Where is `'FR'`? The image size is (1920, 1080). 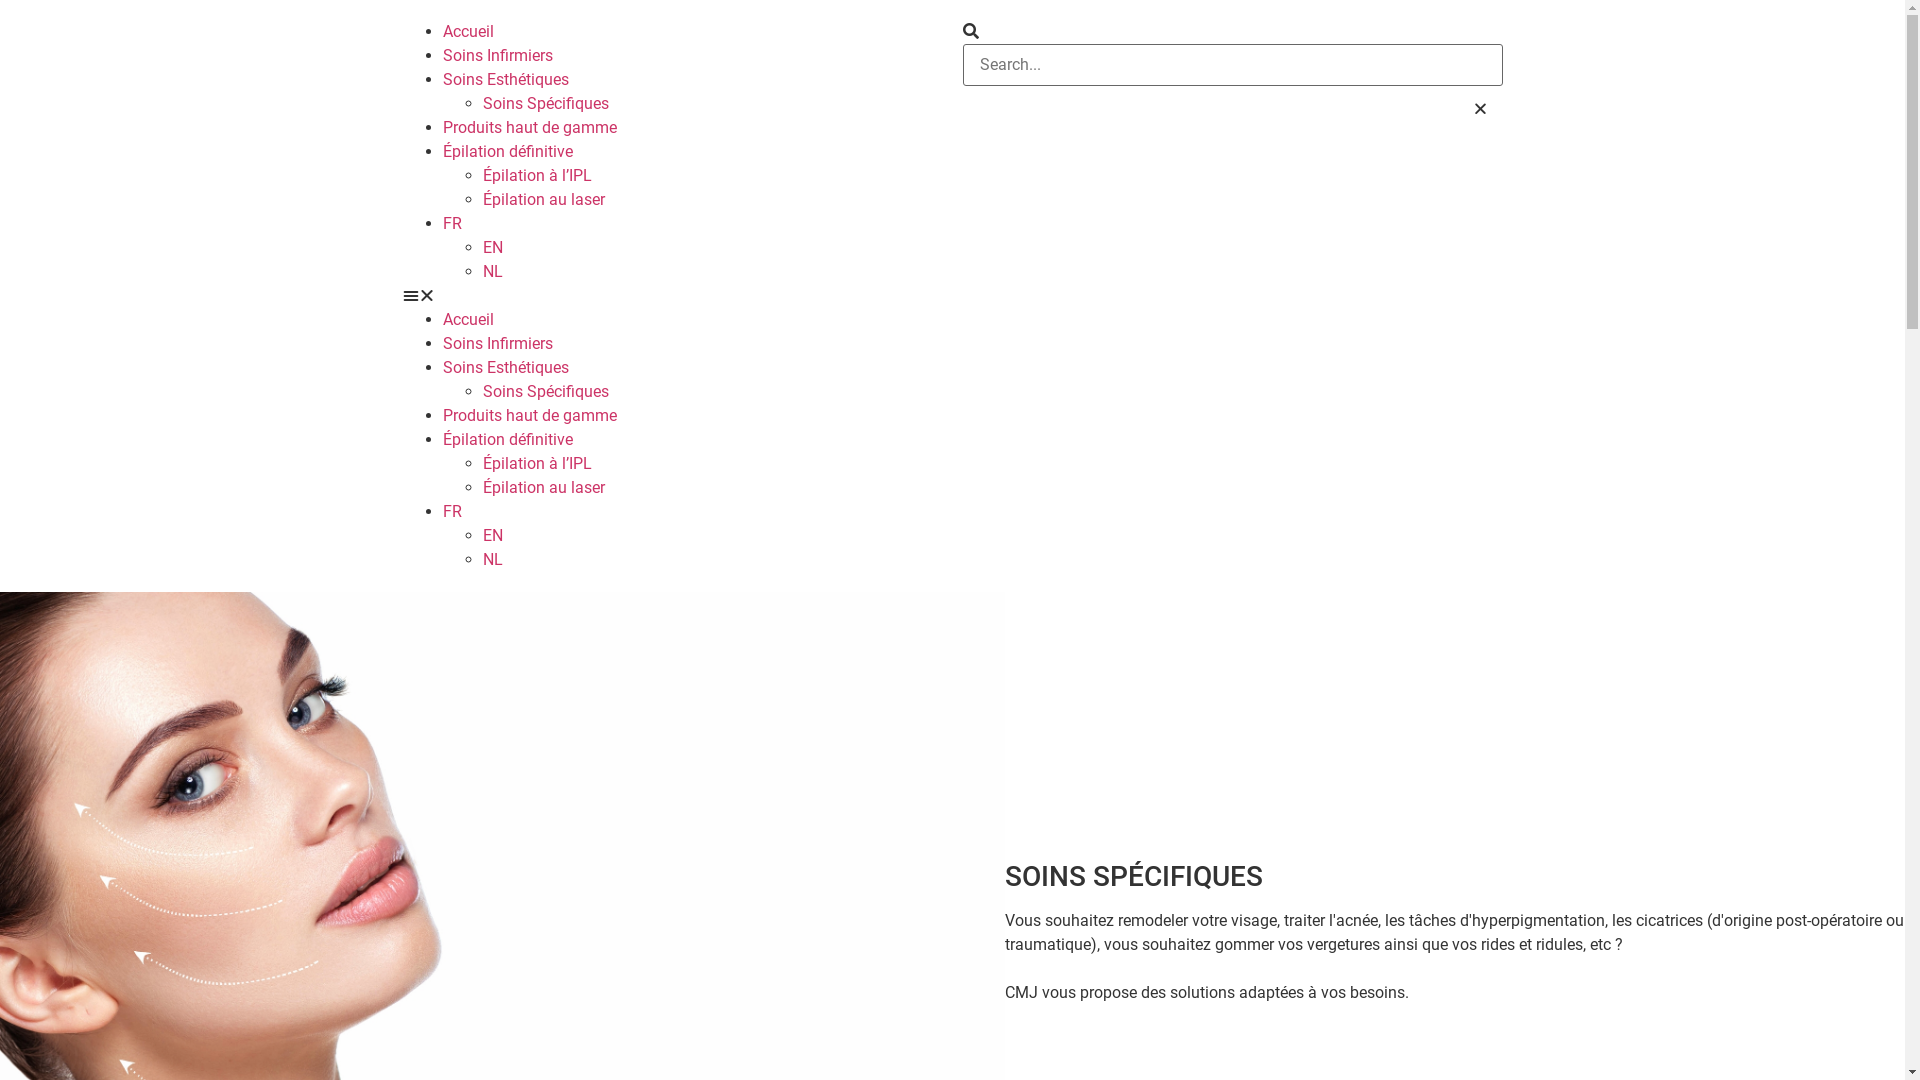 'FR' is located at coordinates (450, 223).